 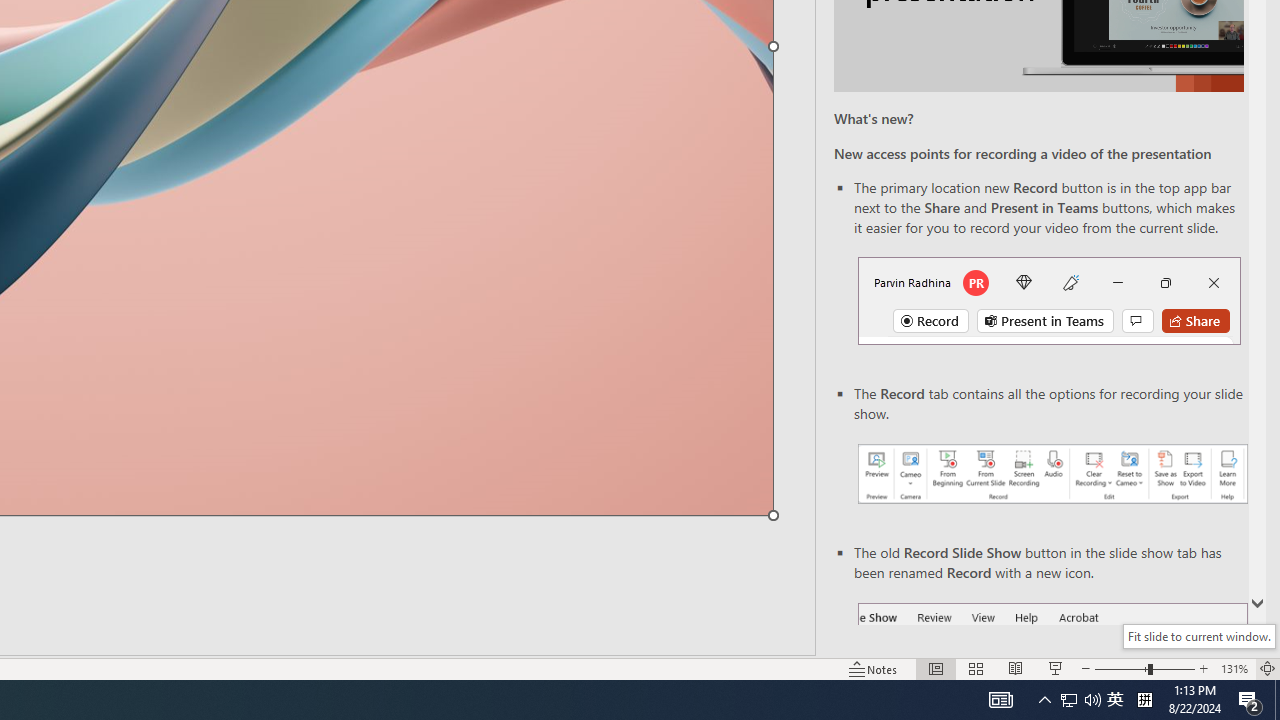 I want to click on 'Record your presentations screenshot one', so click(x=1051, y=474).